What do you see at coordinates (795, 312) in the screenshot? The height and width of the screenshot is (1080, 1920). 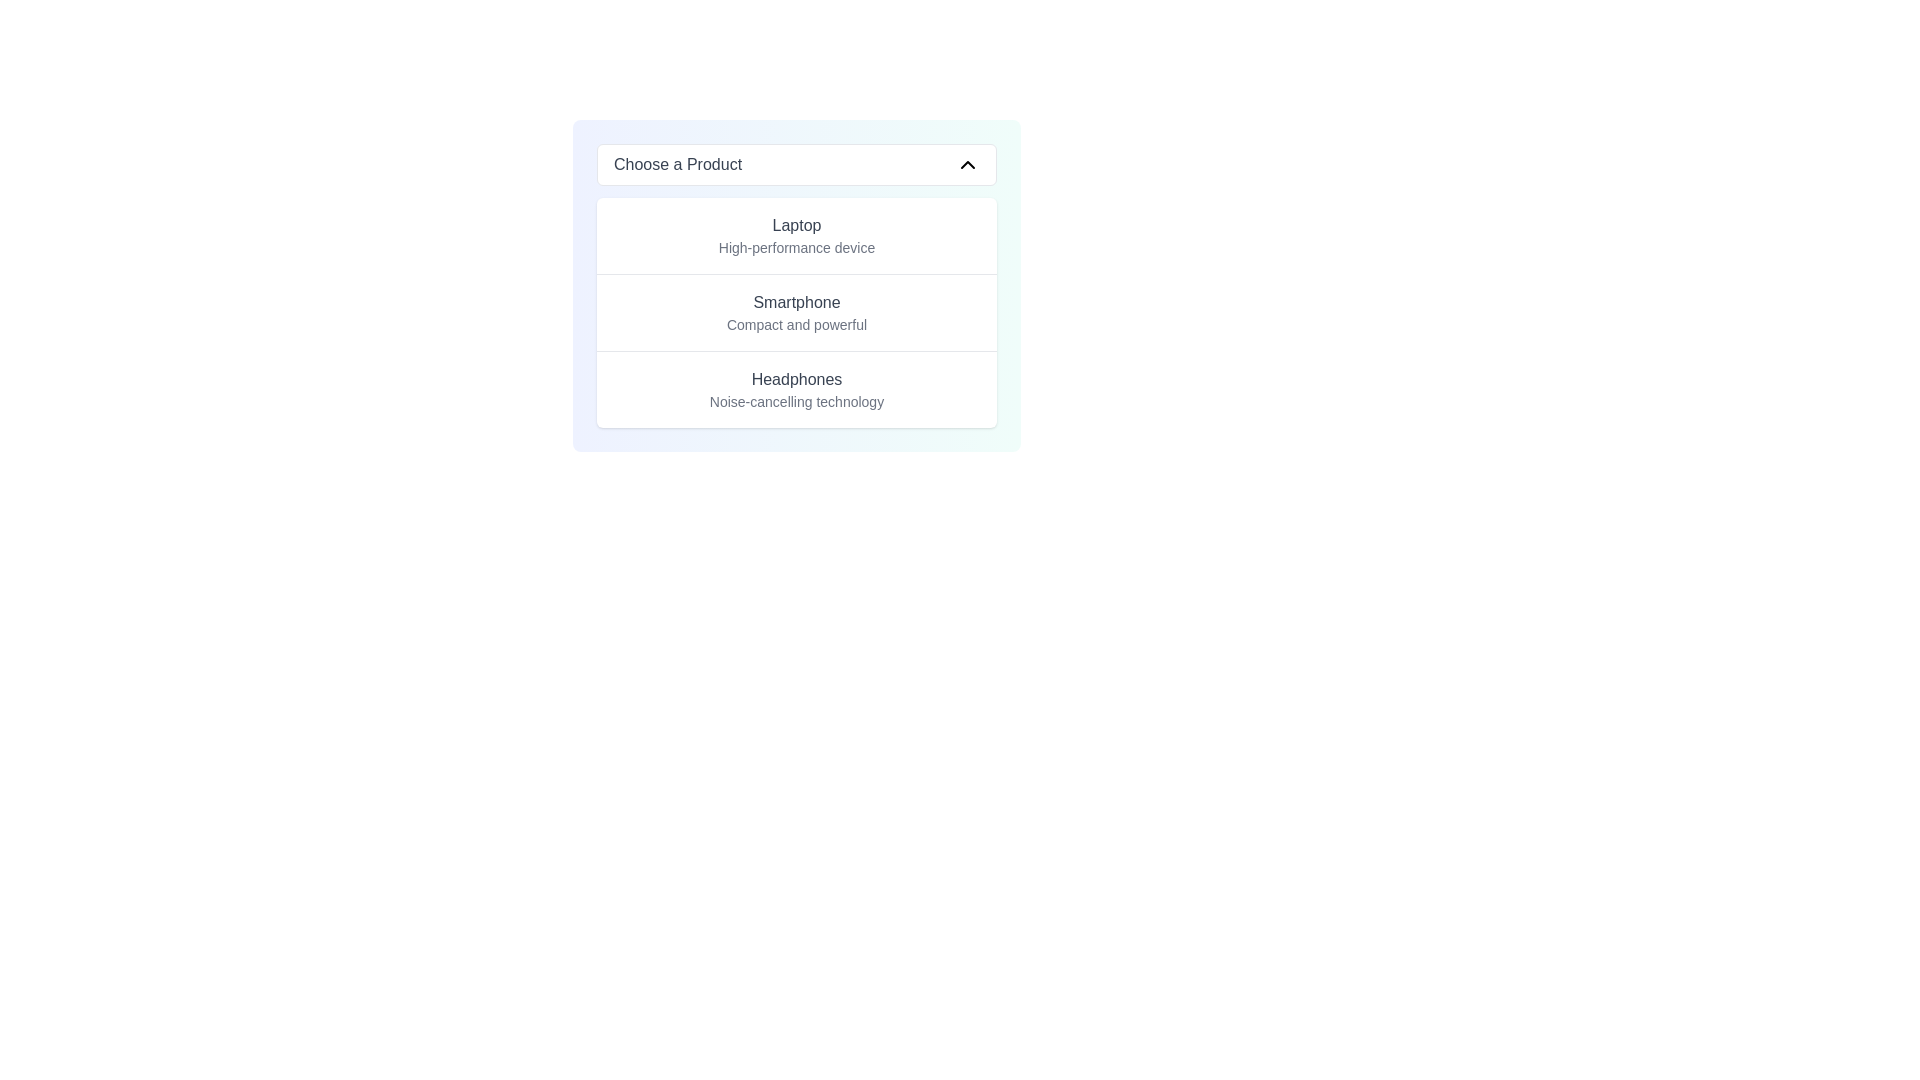 I see `the list item element that states 'Smartphone' and is located between 'Laptop' and 'Headphones' in the 'Choose a Product' list to navigate` at bounding box center [795, 312].